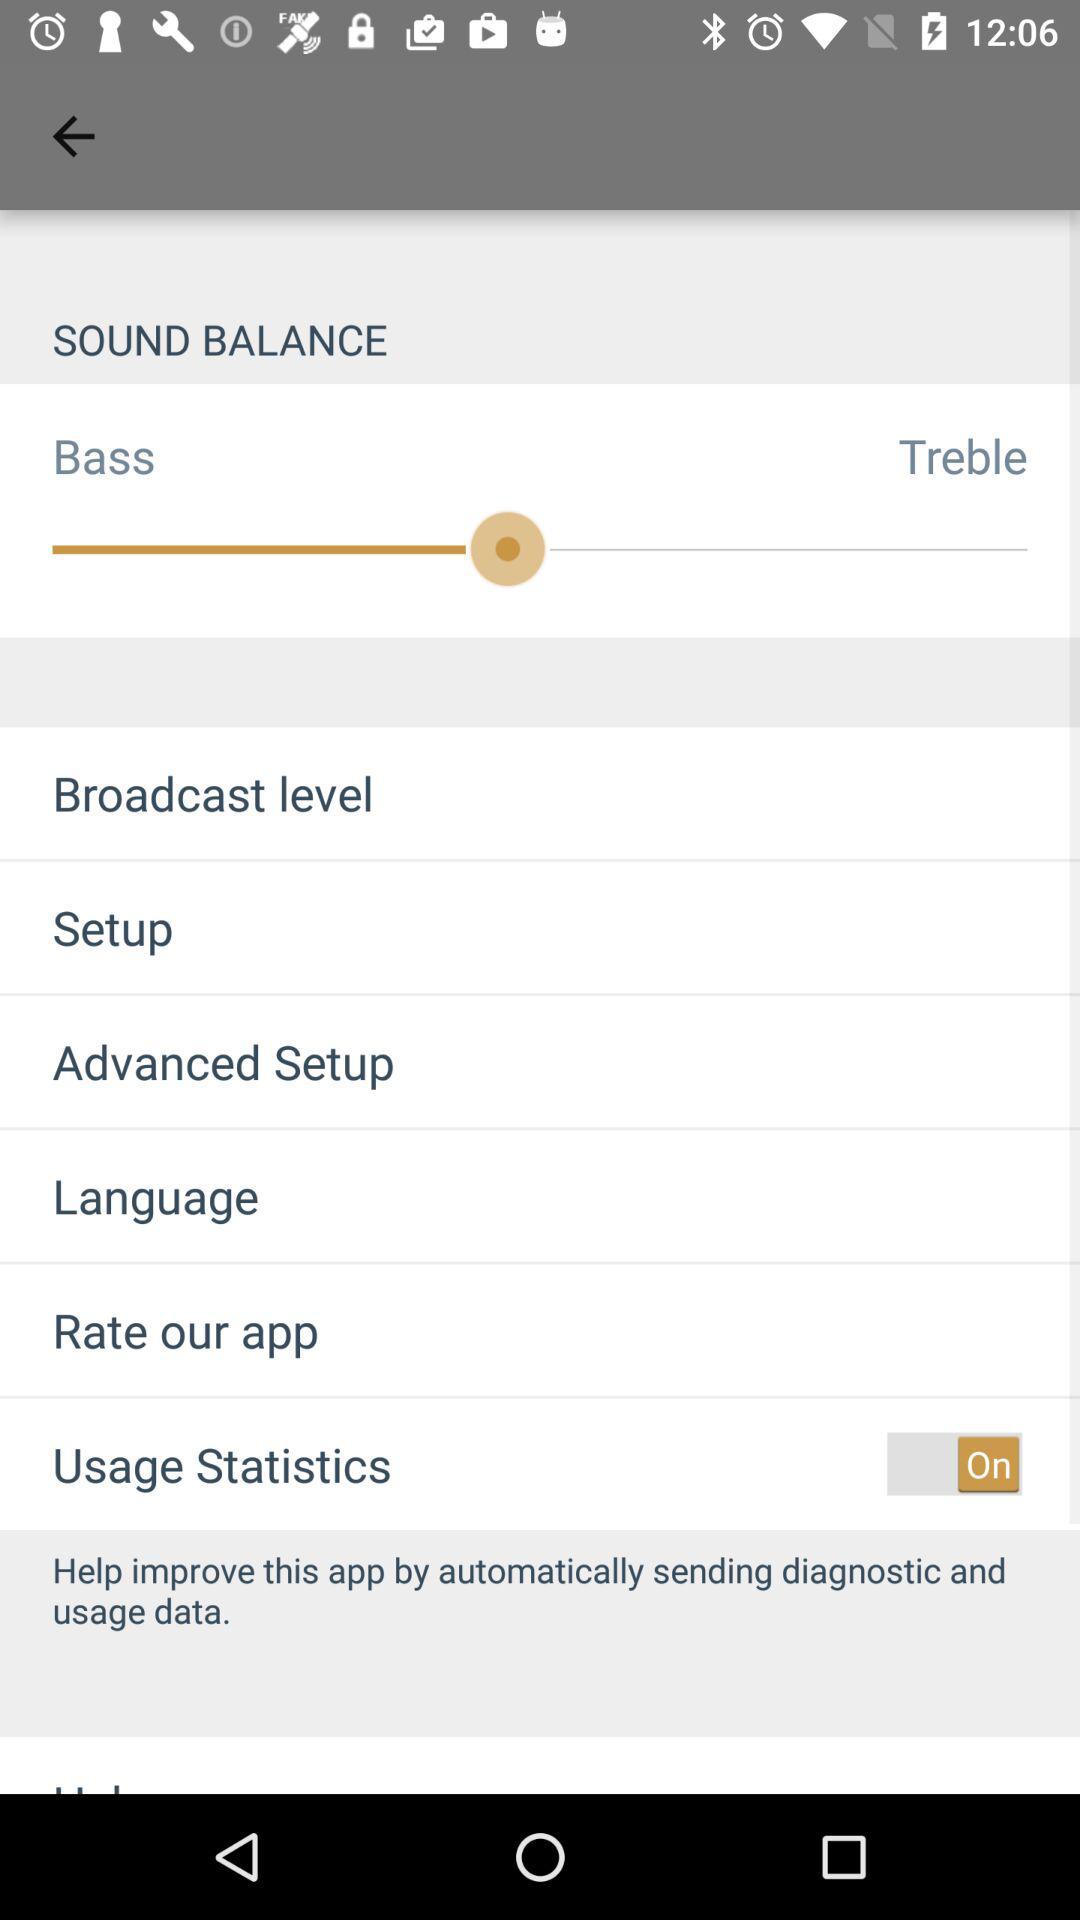  Describe the element at coordinates (222, 1464) in the screenshot. I see `usage statistics` at that location.